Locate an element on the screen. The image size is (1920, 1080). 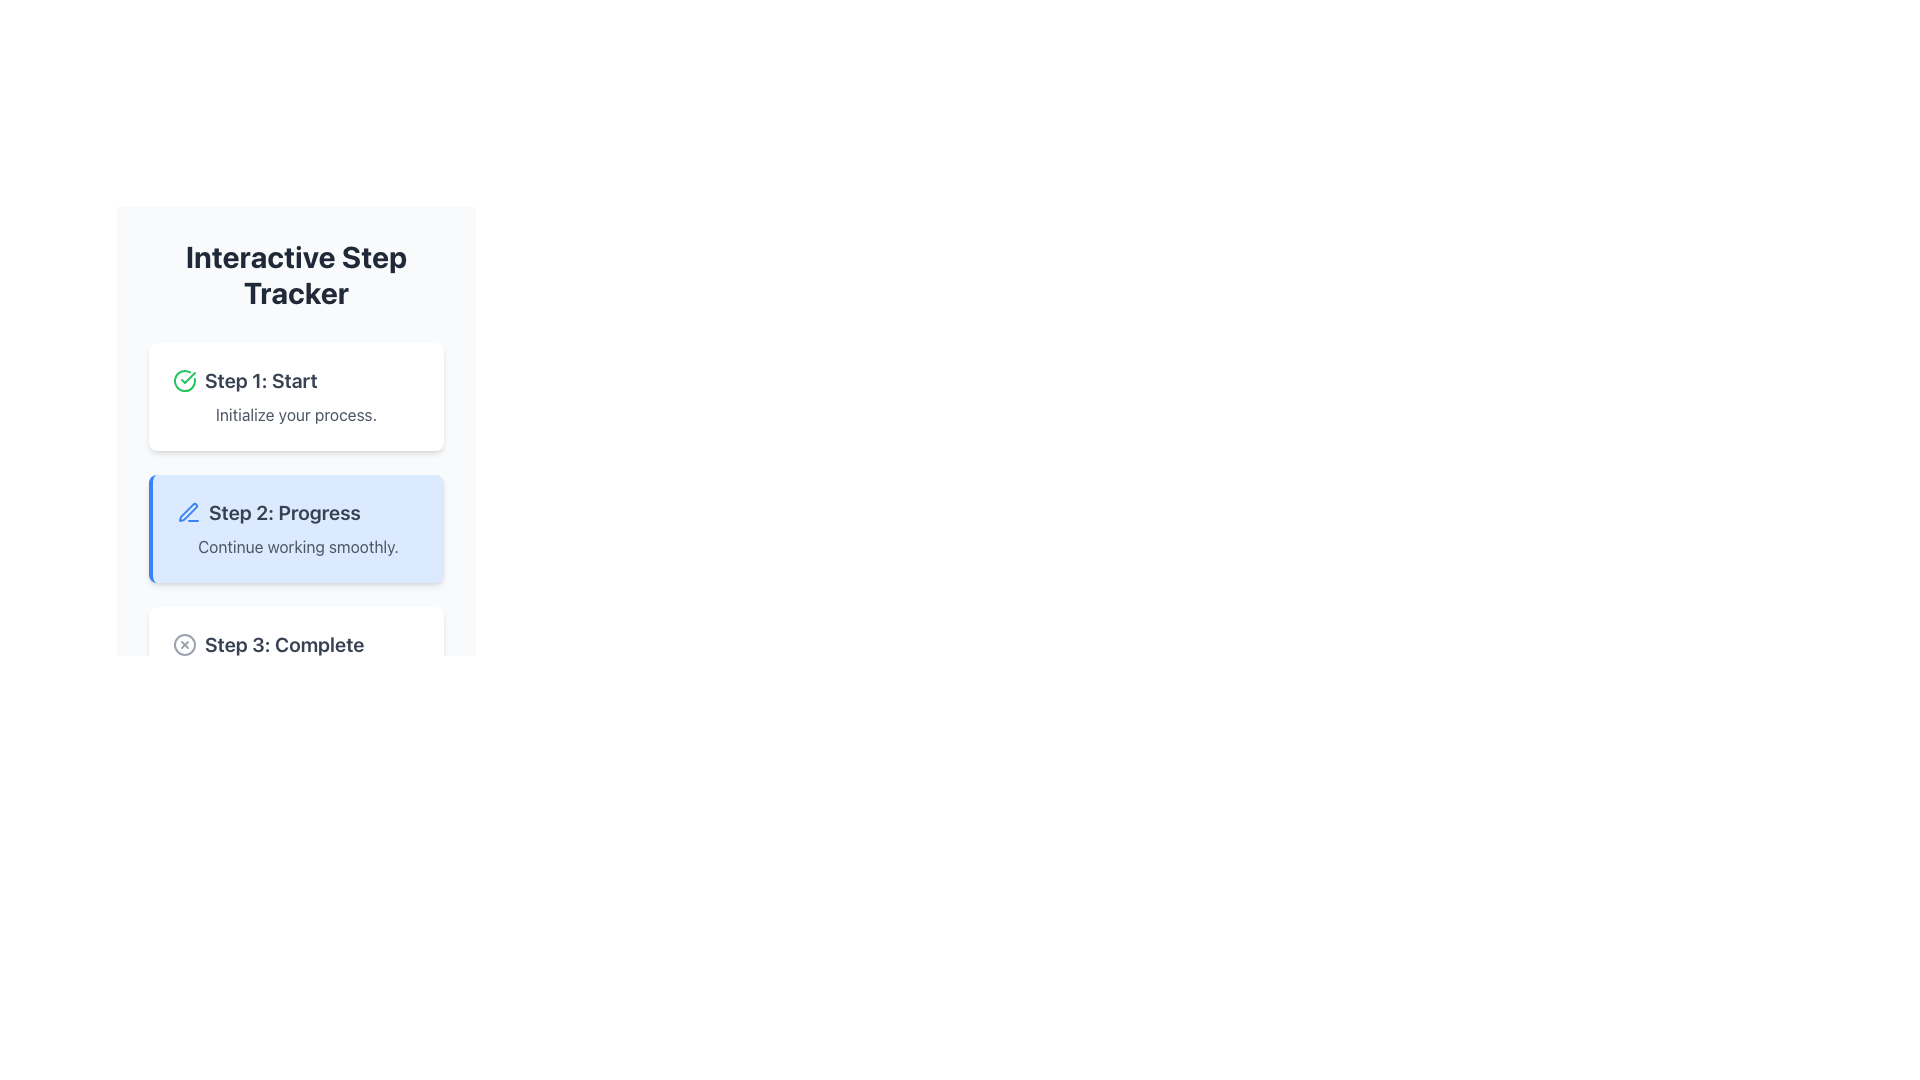
the static icon representing the completion of the first step in the 'Interactive Step Tracker' section, located to the left of the text 'Step 1: Start' is located at coordinates (185, 381).